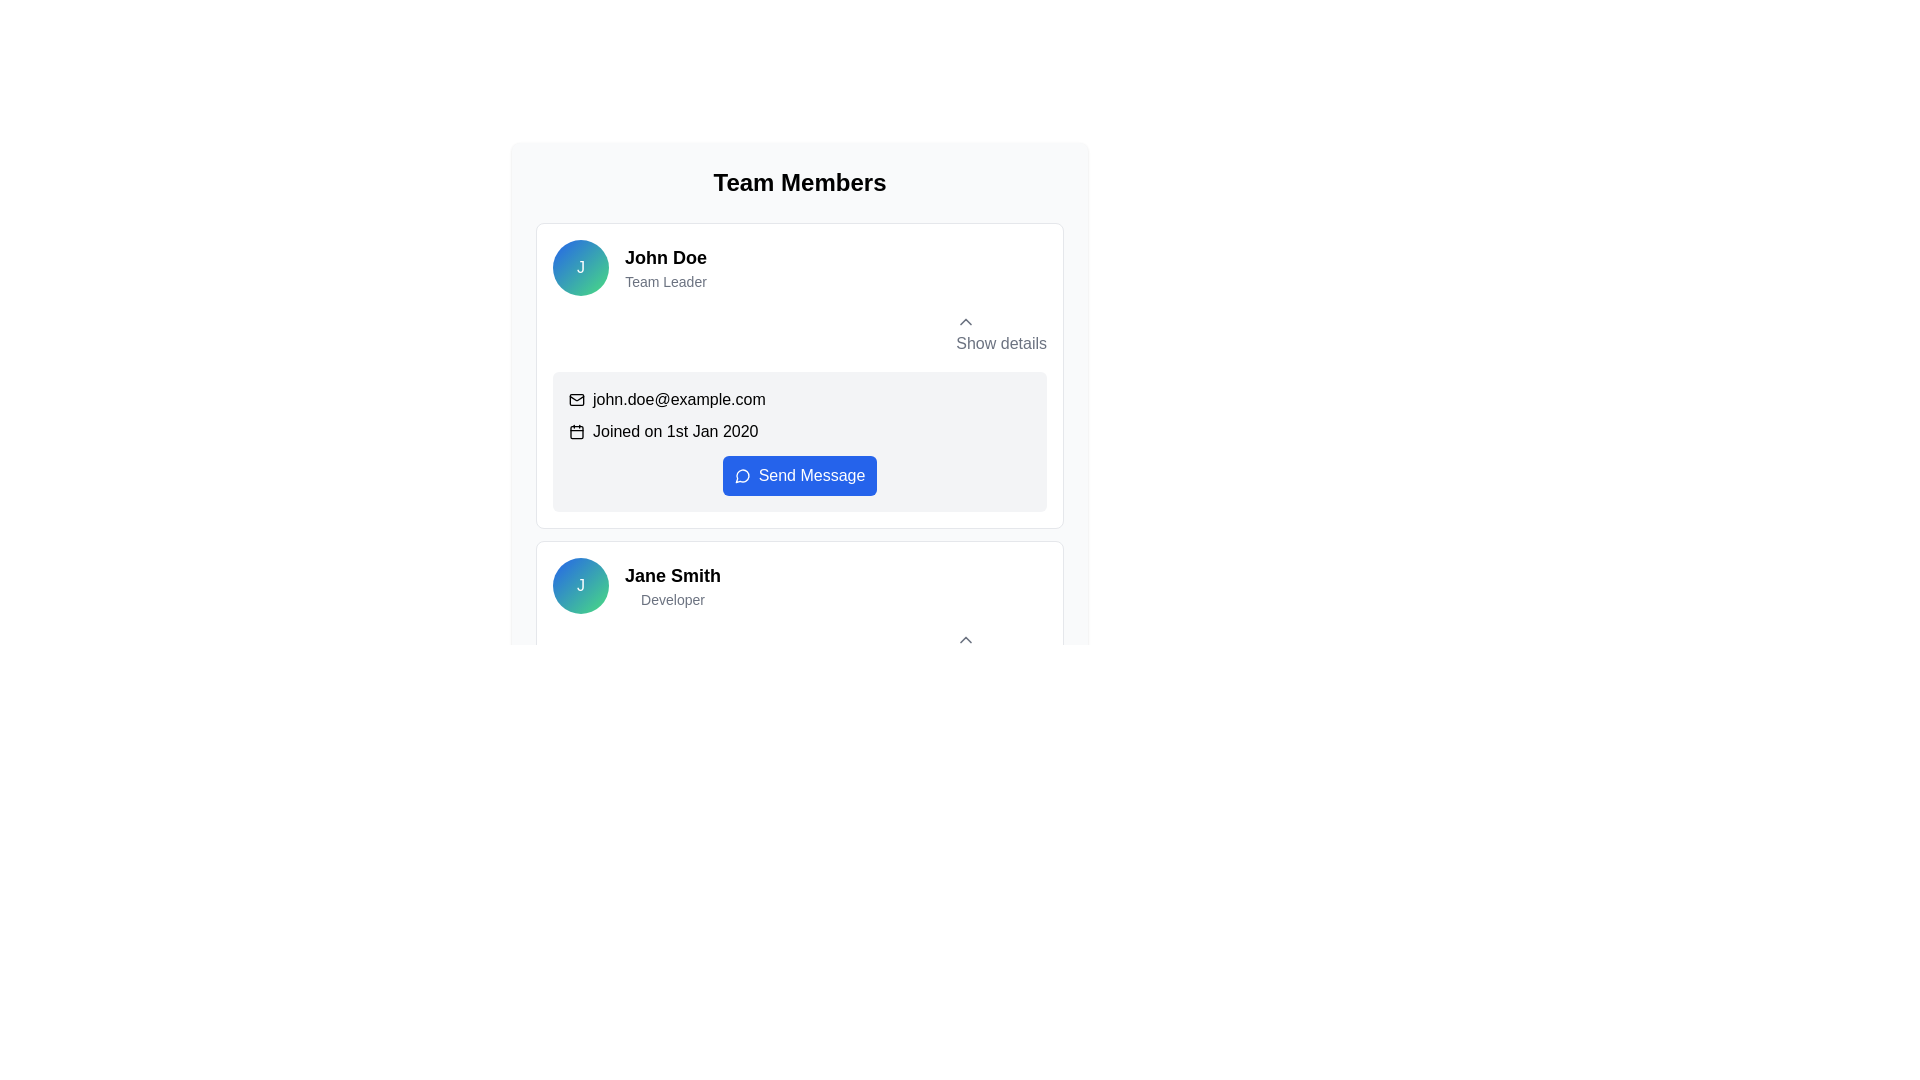 The height and width of the screenshot is (1080, 1920). I want to click on the text element displaying 'John Doe' and 'Team Leader', so click(666, 266).